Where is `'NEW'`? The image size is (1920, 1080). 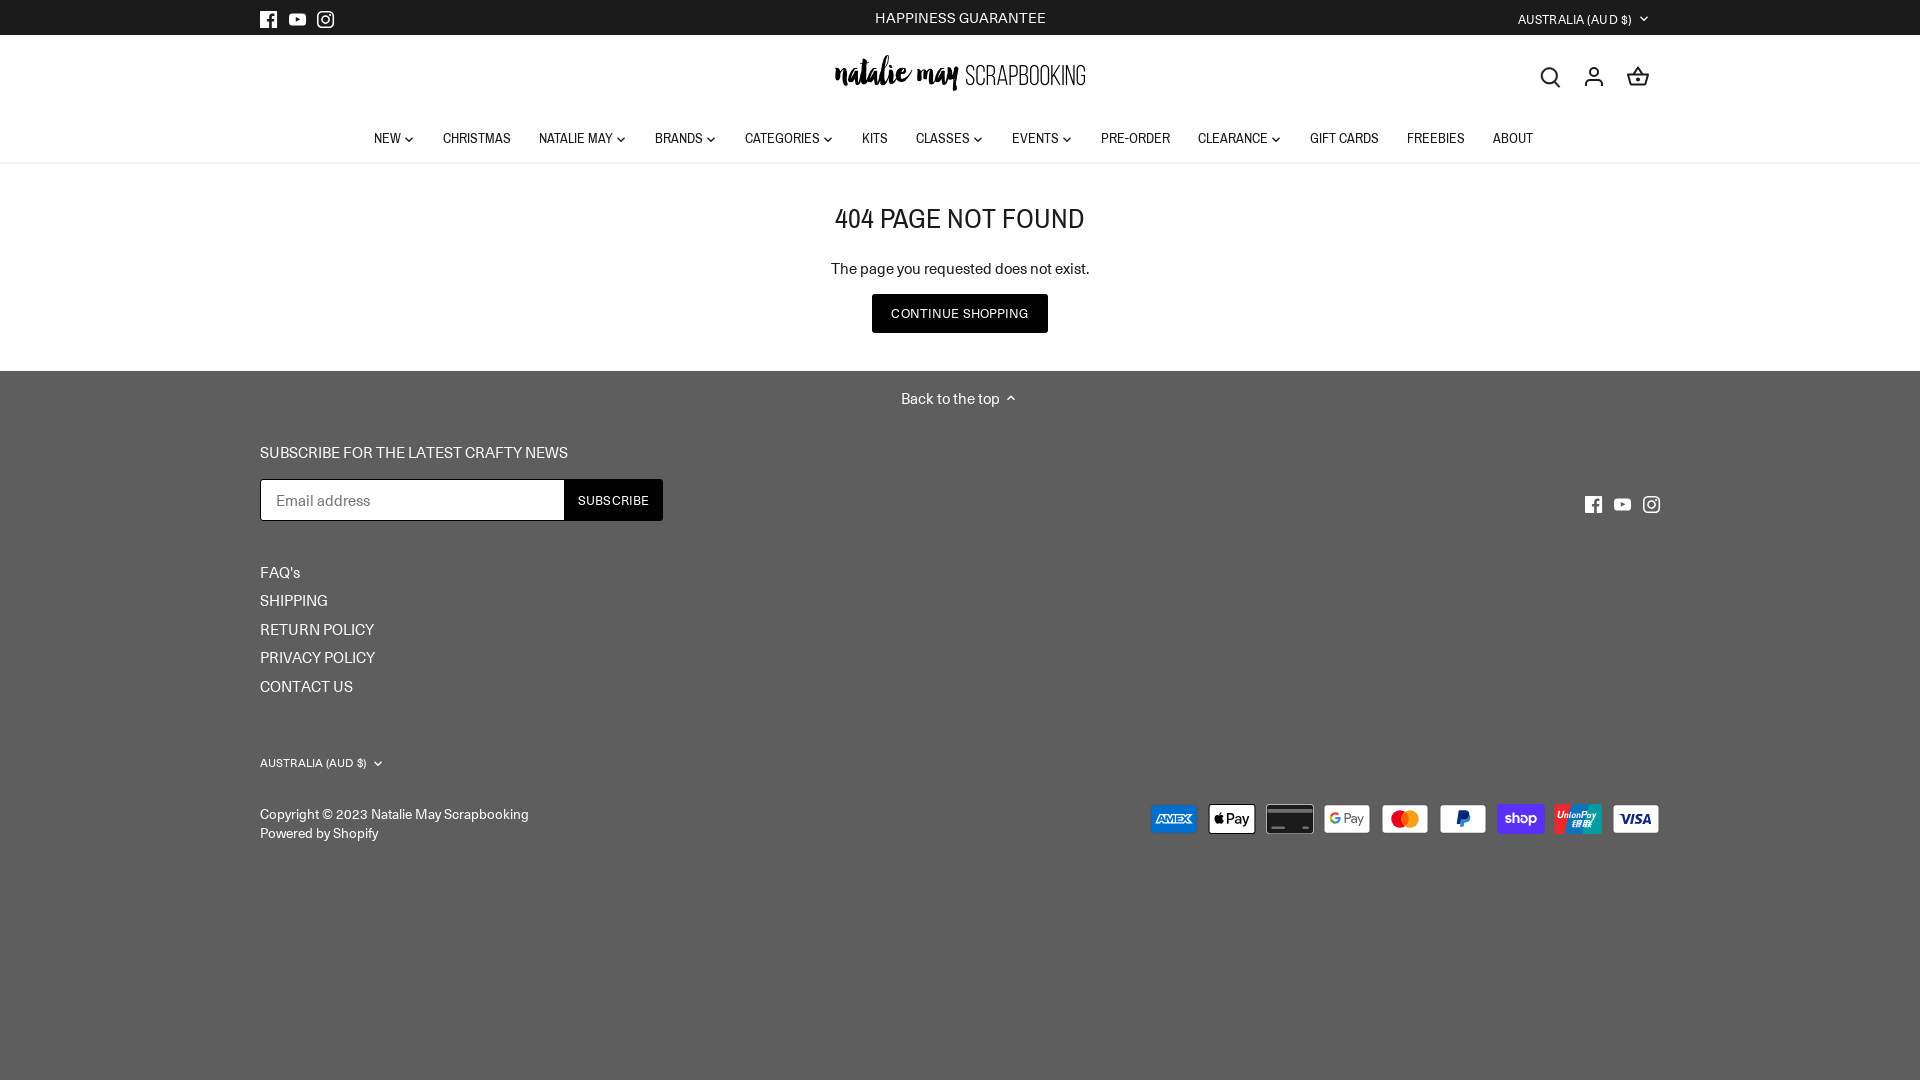 'NEW' is located at coordinates (374, 137).